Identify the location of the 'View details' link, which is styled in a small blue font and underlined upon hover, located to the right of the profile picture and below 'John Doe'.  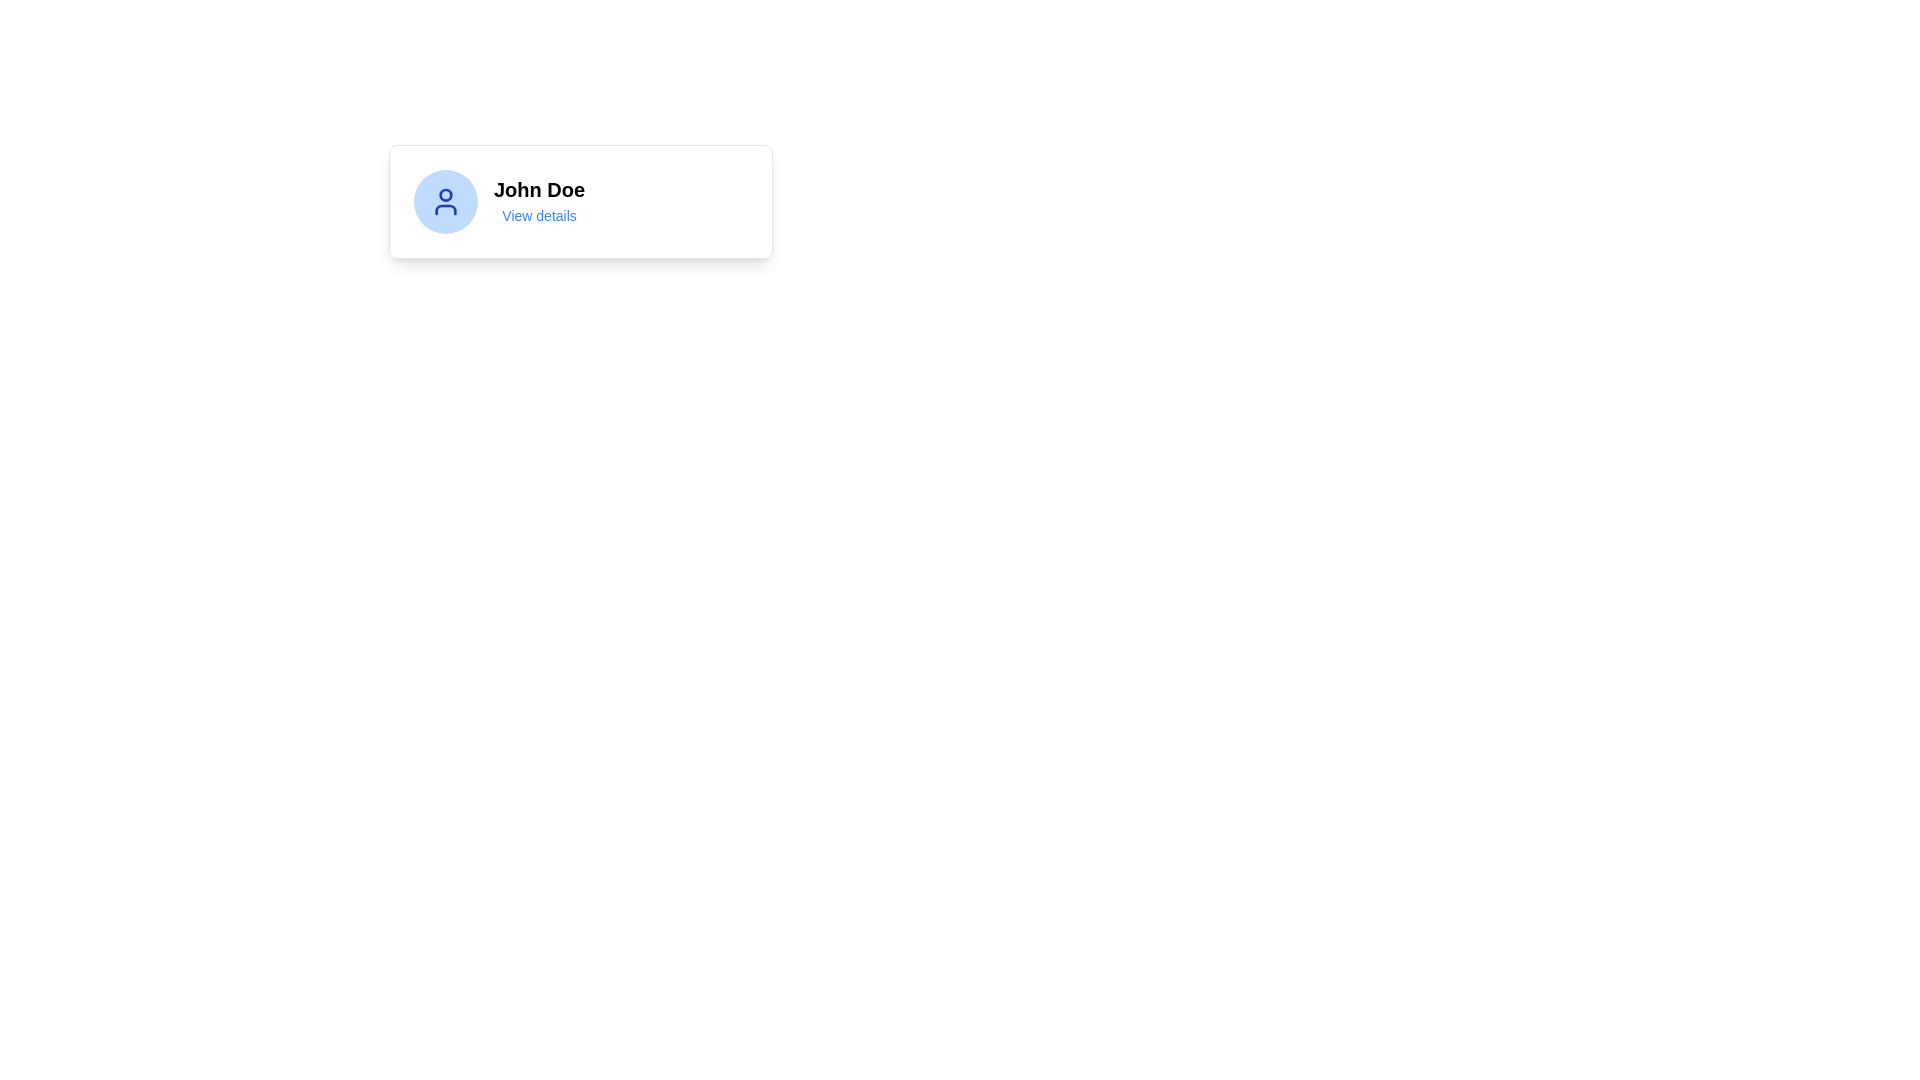
(539, 216).